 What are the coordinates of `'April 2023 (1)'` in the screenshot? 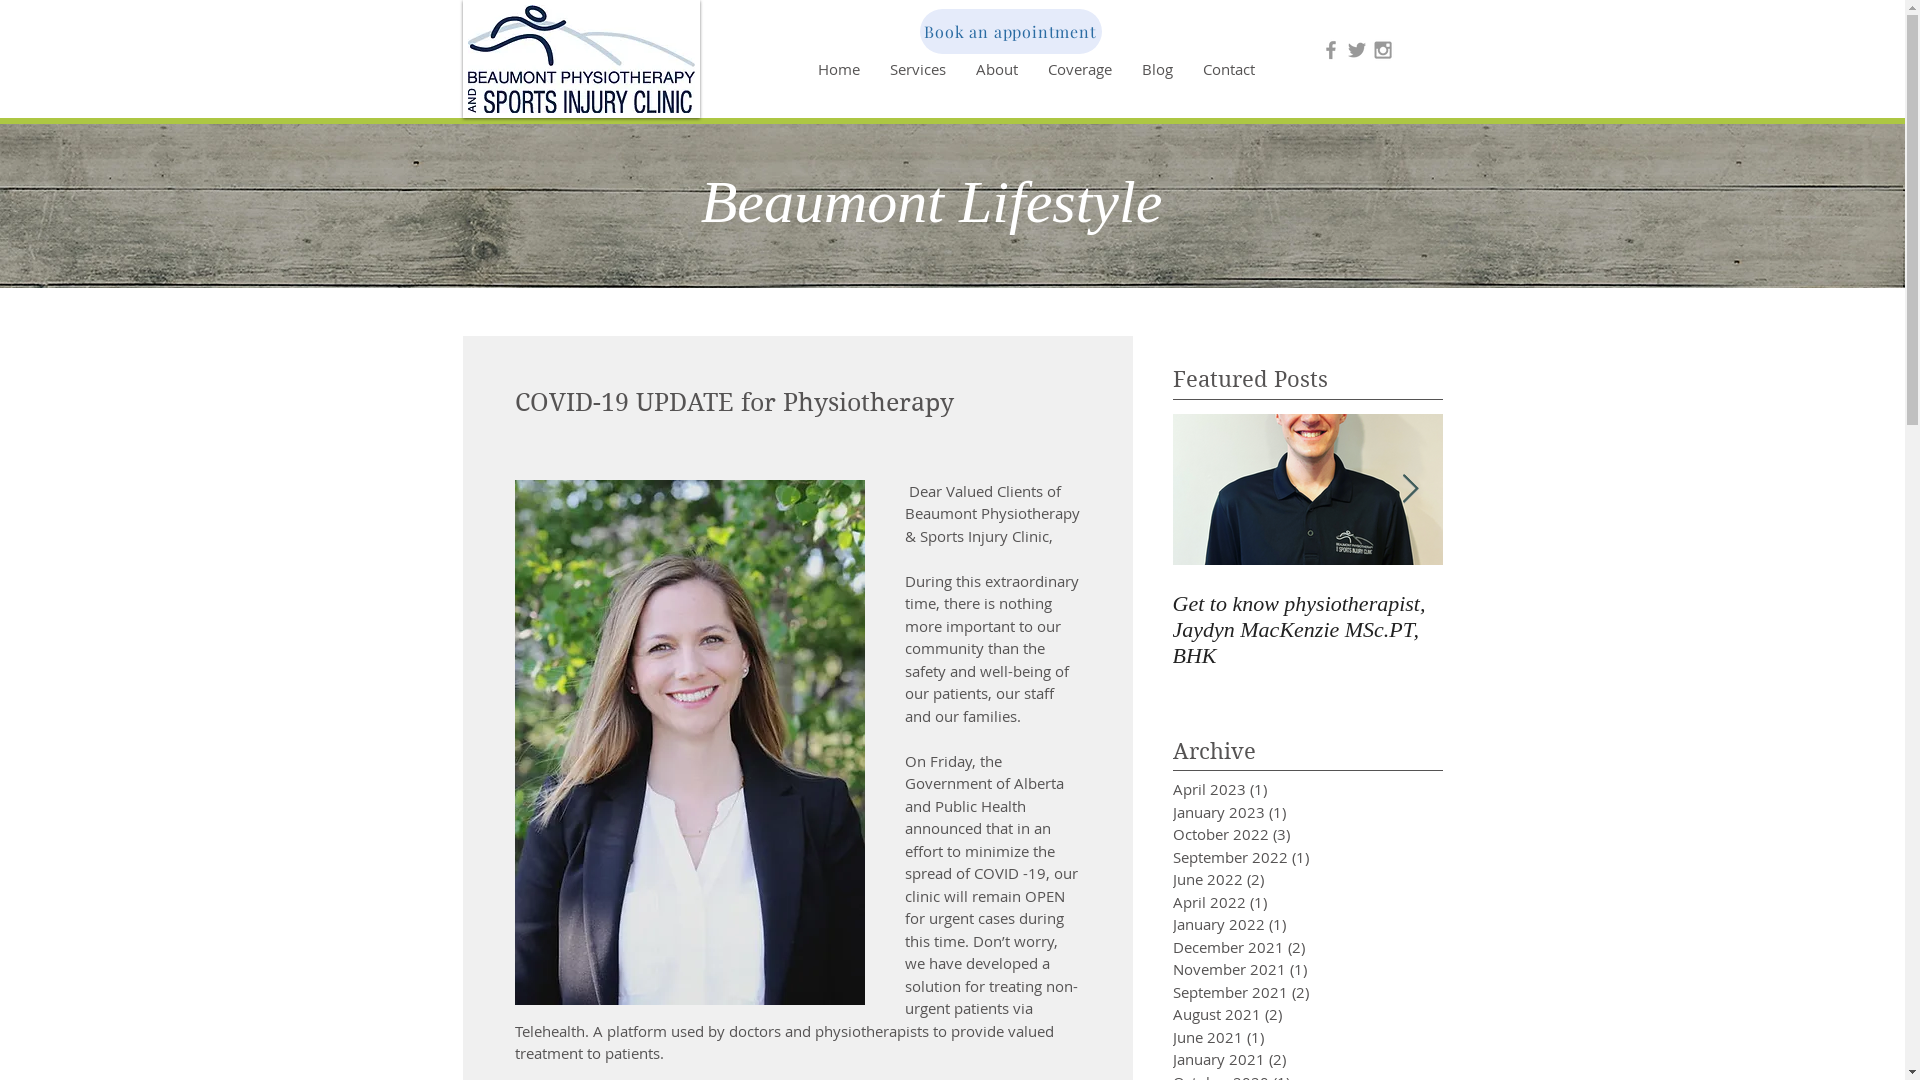 It's located at (1275, 788).